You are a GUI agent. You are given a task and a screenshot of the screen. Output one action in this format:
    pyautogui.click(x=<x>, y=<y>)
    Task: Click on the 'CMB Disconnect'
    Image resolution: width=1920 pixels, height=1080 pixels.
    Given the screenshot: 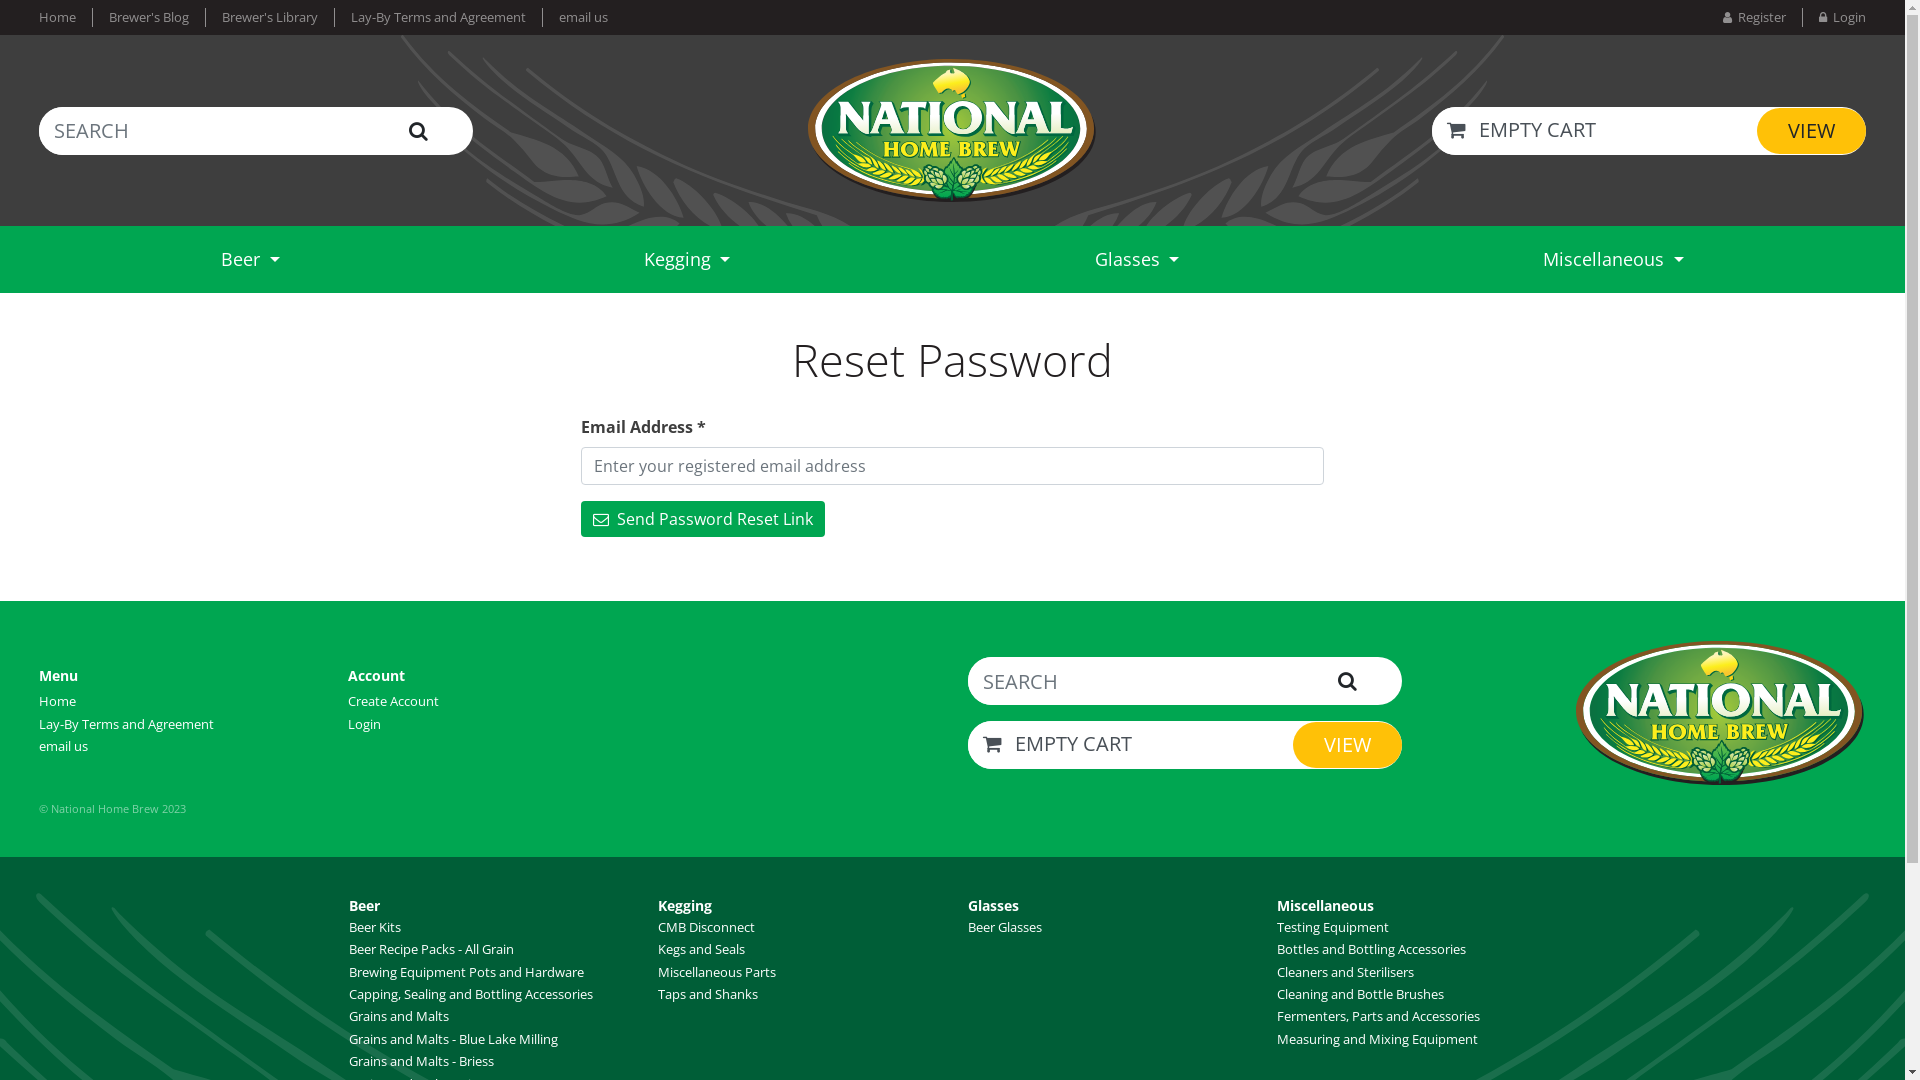 What is the action you would take?
    pyautogui.click(x=706, y=926)
    